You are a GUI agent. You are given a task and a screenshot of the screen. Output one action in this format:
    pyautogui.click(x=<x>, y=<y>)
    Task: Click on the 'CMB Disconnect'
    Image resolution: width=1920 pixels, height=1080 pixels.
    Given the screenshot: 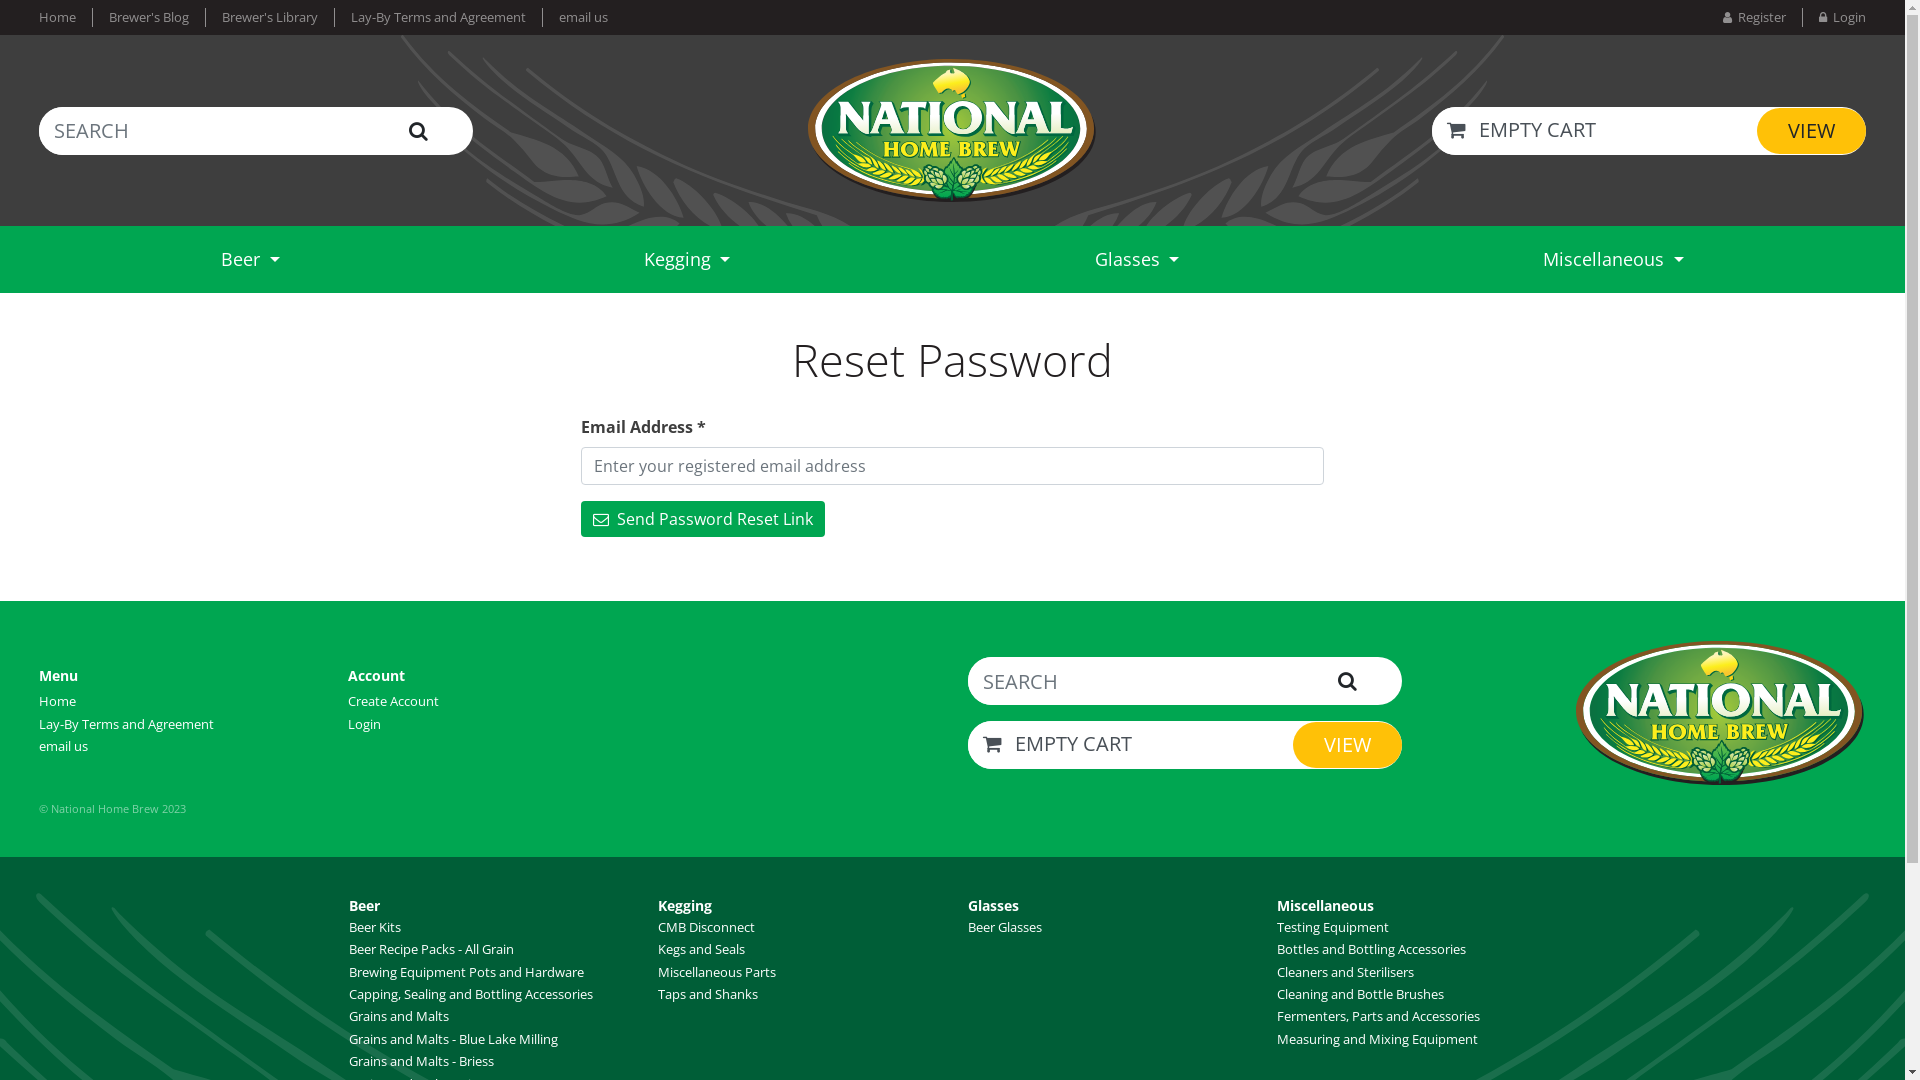 What is the action you would take?
    pyautogui.click(x=706, y=926)
    